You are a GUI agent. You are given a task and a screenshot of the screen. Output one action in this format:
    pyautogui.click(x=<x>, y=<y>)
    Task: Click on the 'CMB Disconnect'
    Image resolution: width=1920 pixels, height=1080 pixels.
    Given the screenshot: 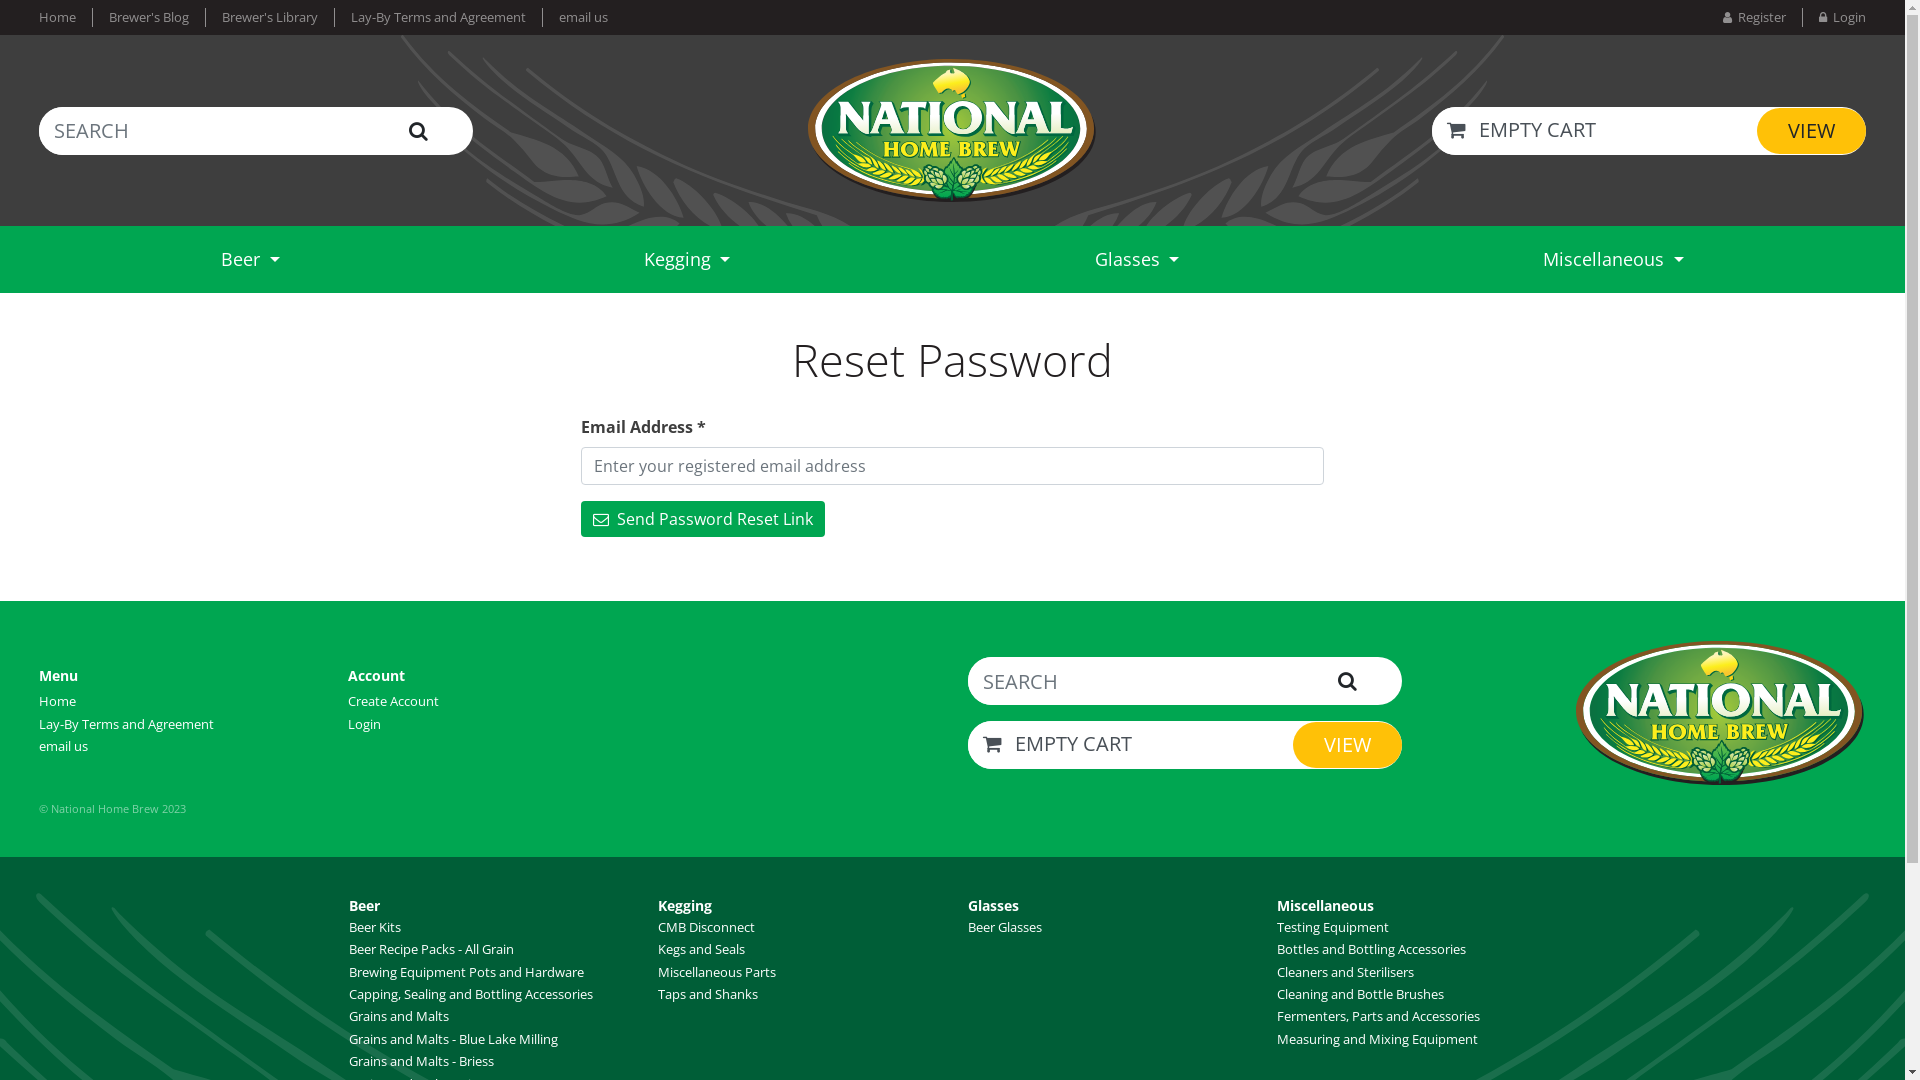 What is the action you would take?
    pyautogui.click(x=706, y=926)
    